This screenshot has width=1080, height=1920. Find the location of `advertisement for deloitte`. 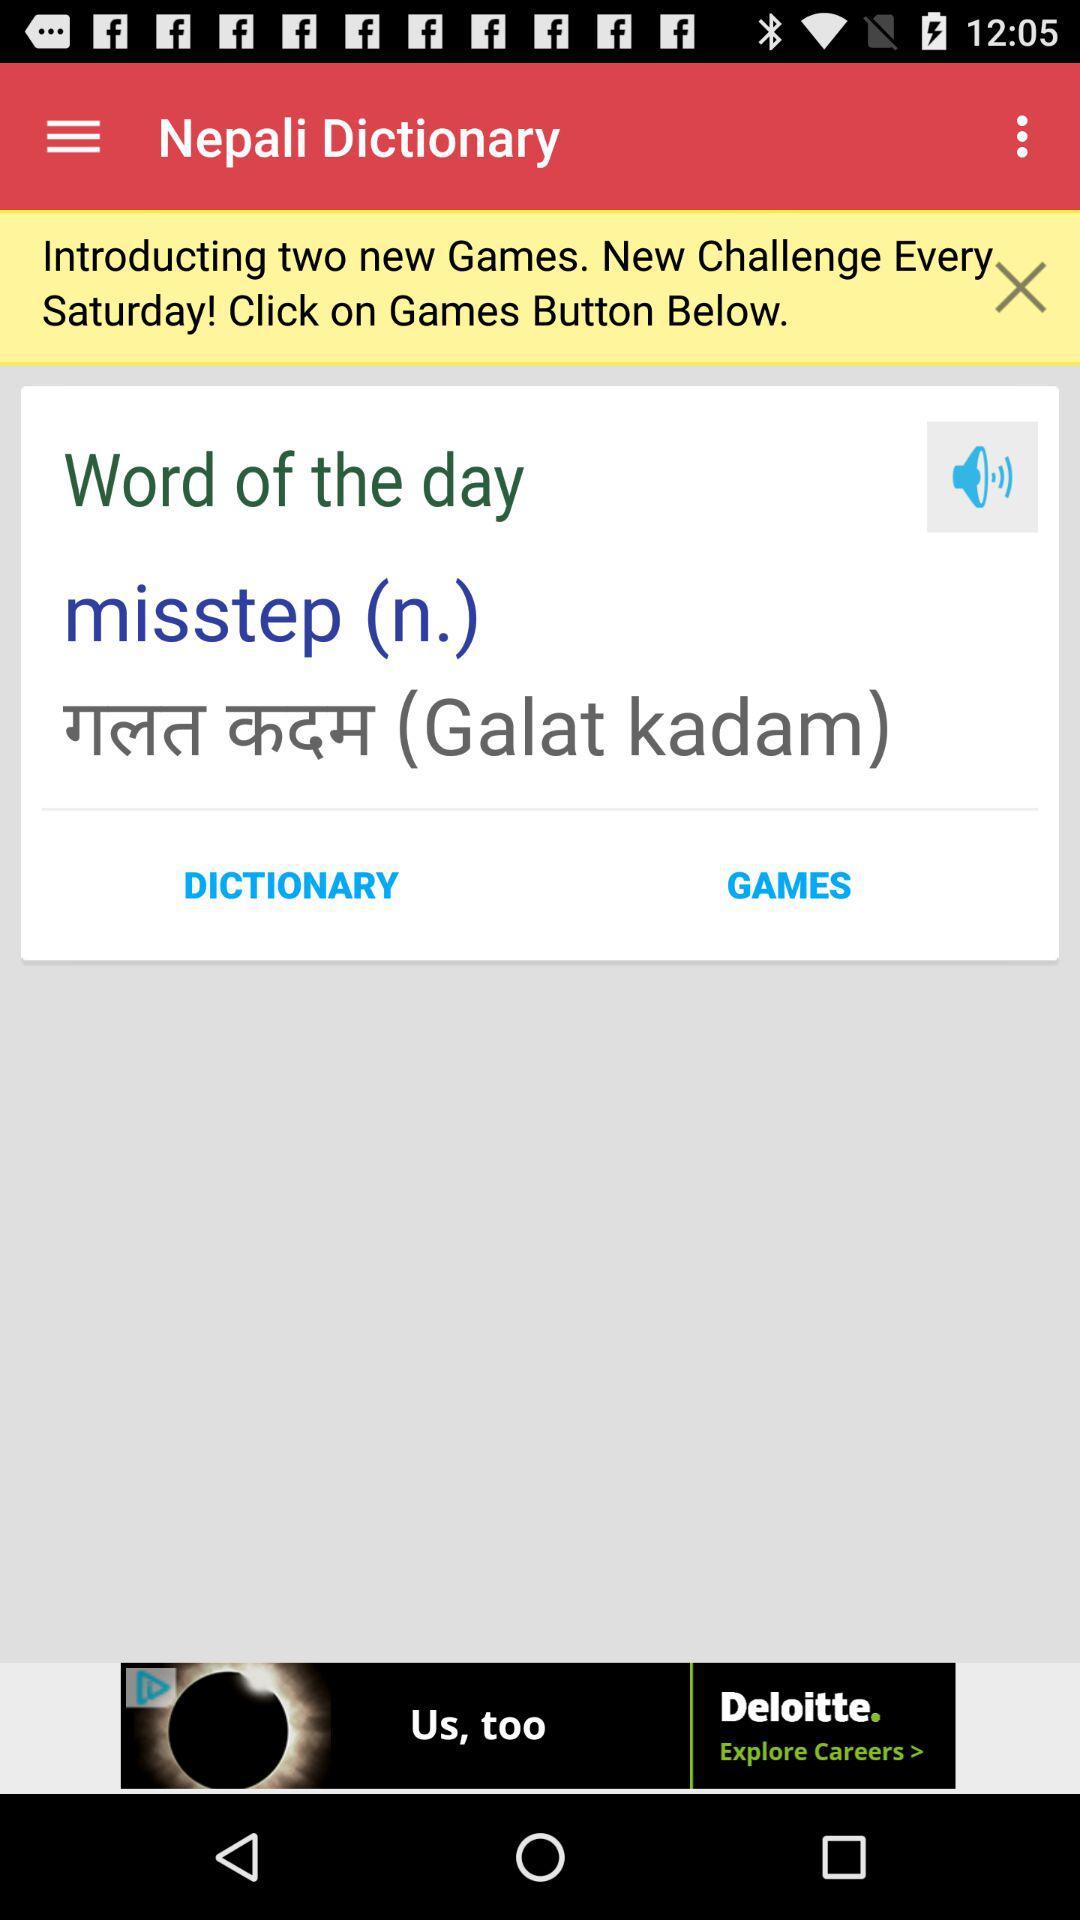

advertisement for deloitte is located at coordinates (540, 1727).